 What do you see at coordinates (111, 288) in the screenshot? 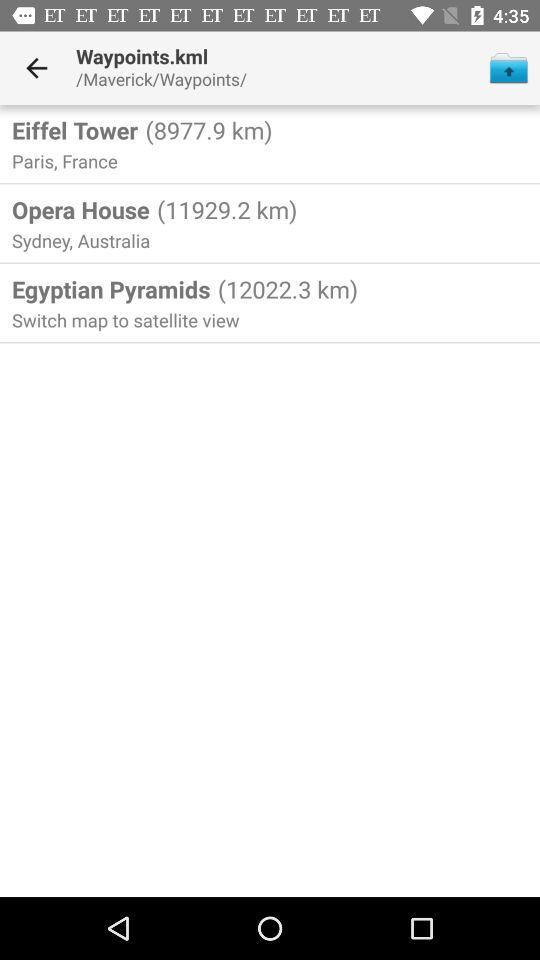
I see `the egyptian pyramids item` at bounding box center [111, 288].